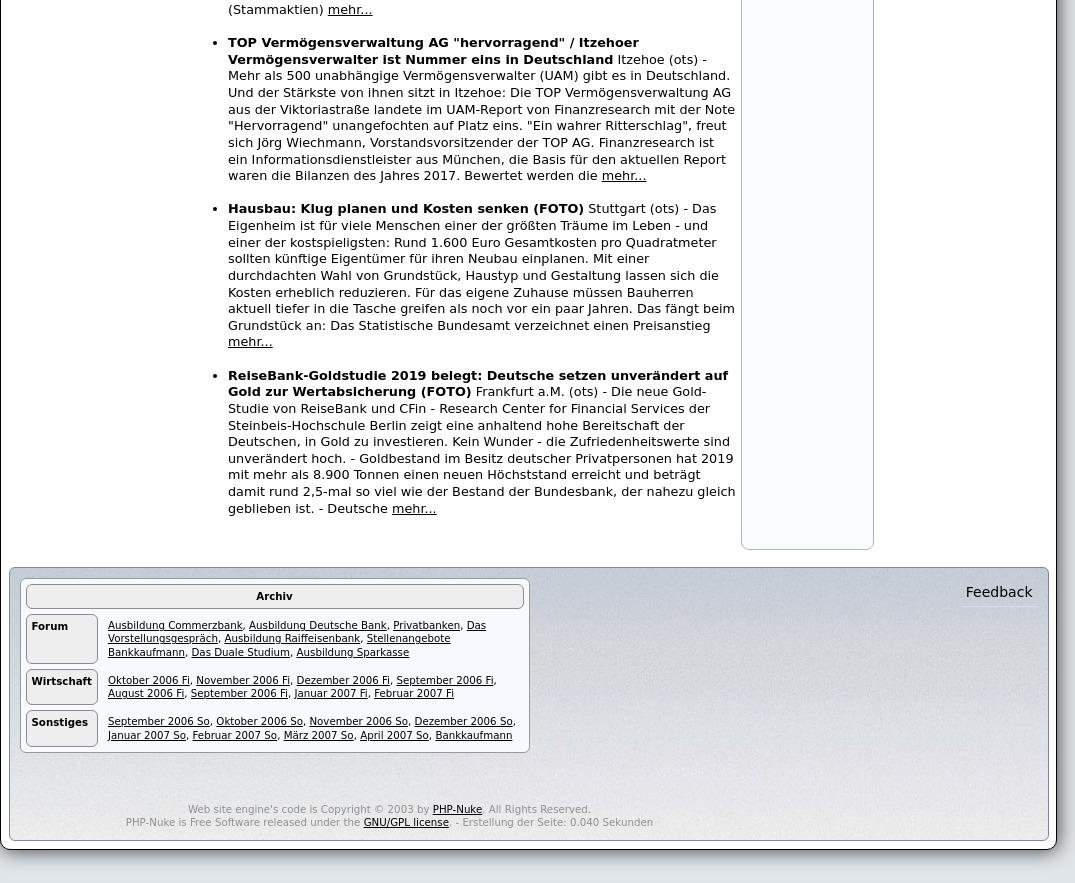  I want to click on 'PHP-Nuke', so click(456, 808).